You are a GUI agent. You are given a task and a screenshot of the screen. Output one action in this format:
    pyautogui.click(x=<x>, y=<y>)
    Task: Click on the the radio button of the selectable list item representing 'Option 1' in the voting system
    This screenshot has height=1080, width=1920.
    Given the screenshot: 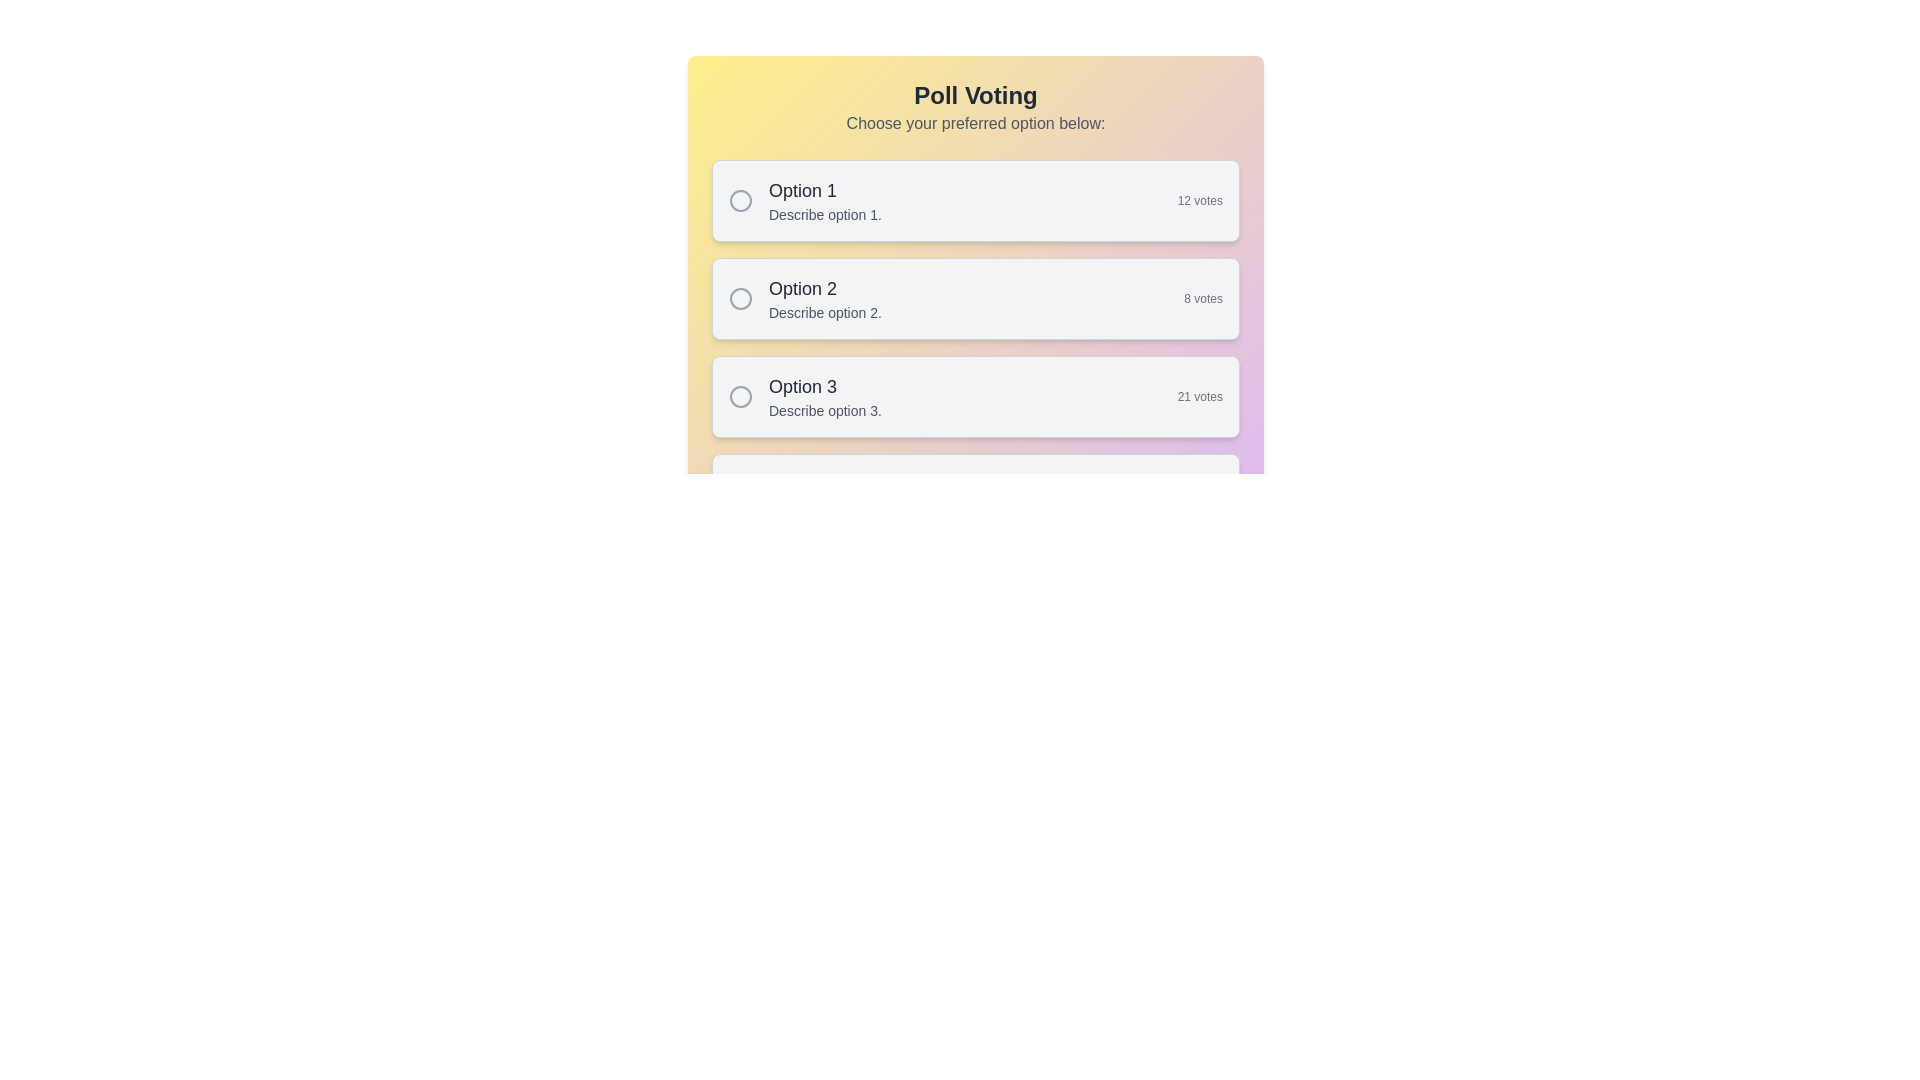 What is the action you would take?
    pyautogui.click(x=975, y=200)
    